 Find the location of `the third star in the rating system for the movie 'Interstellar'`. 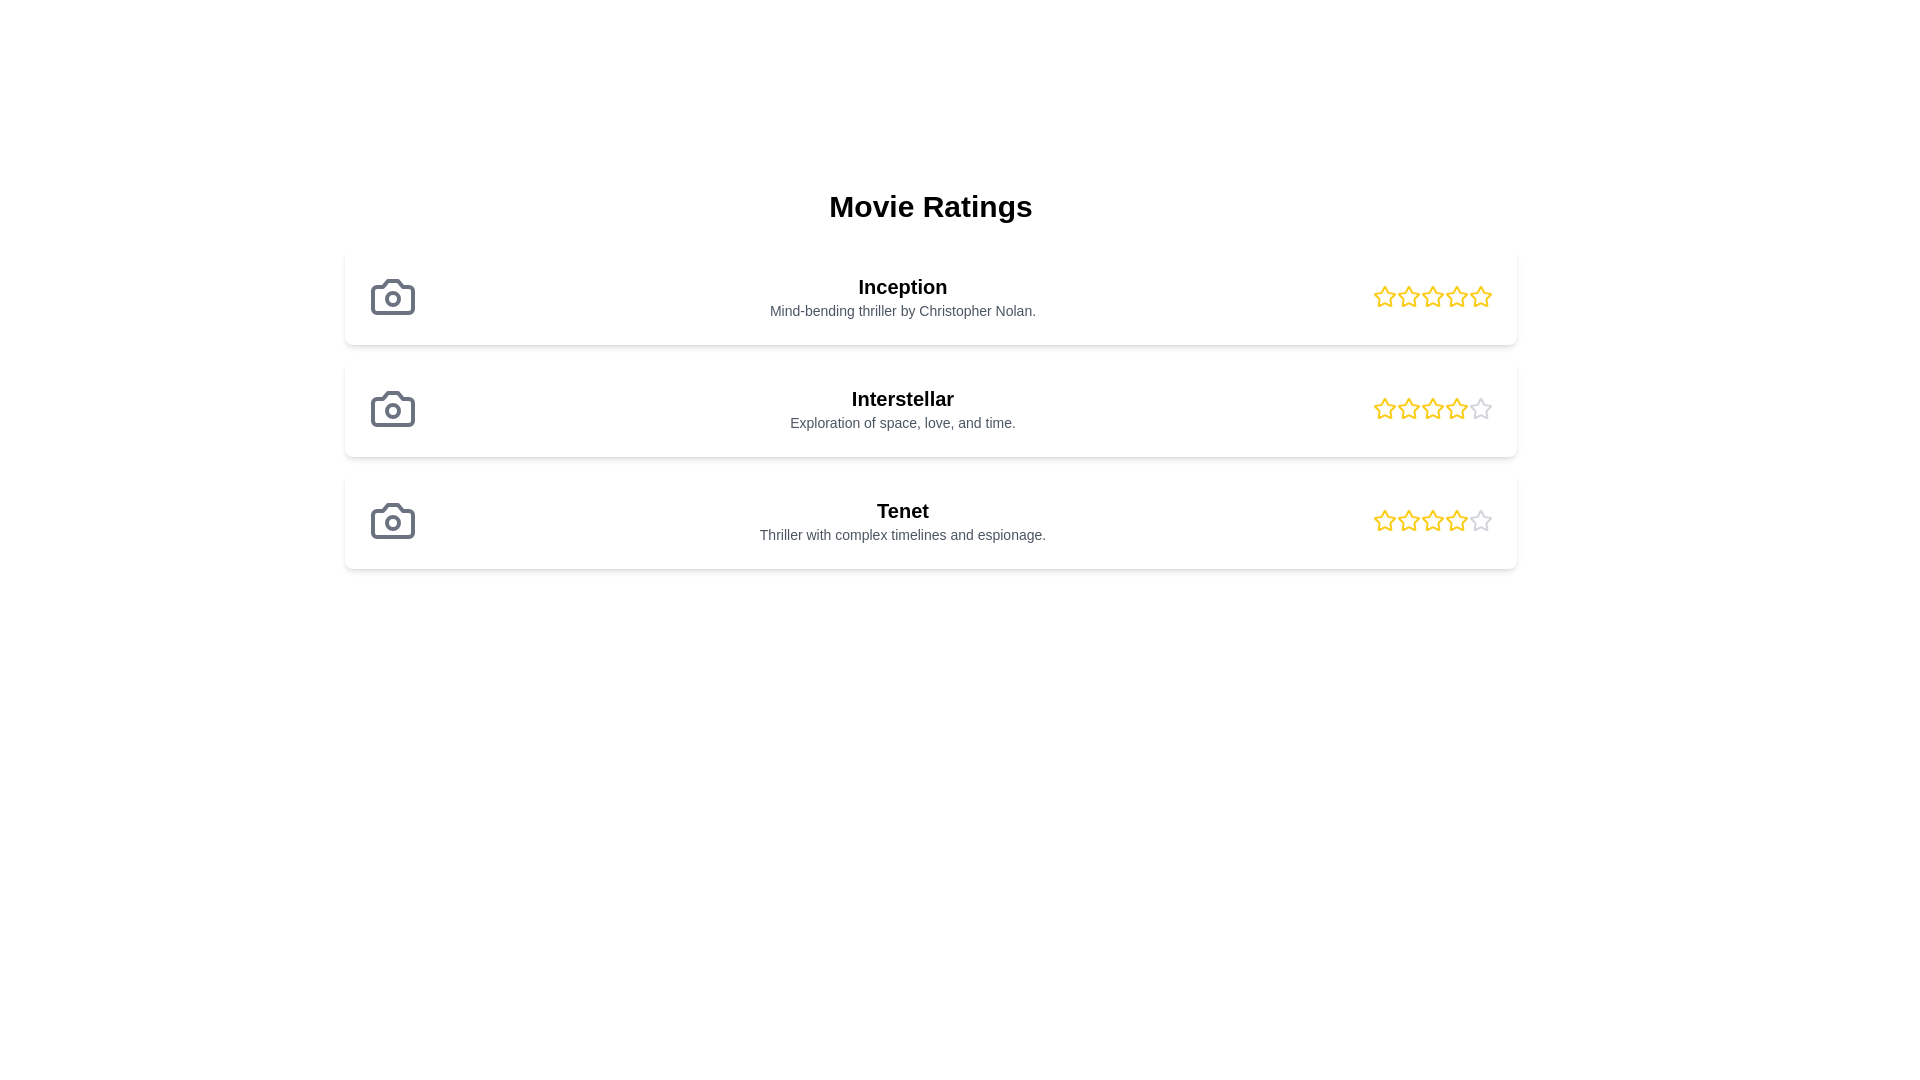

the third star in the rating system for the movie 'Interstellar' is located at coordinates (1432, 407).